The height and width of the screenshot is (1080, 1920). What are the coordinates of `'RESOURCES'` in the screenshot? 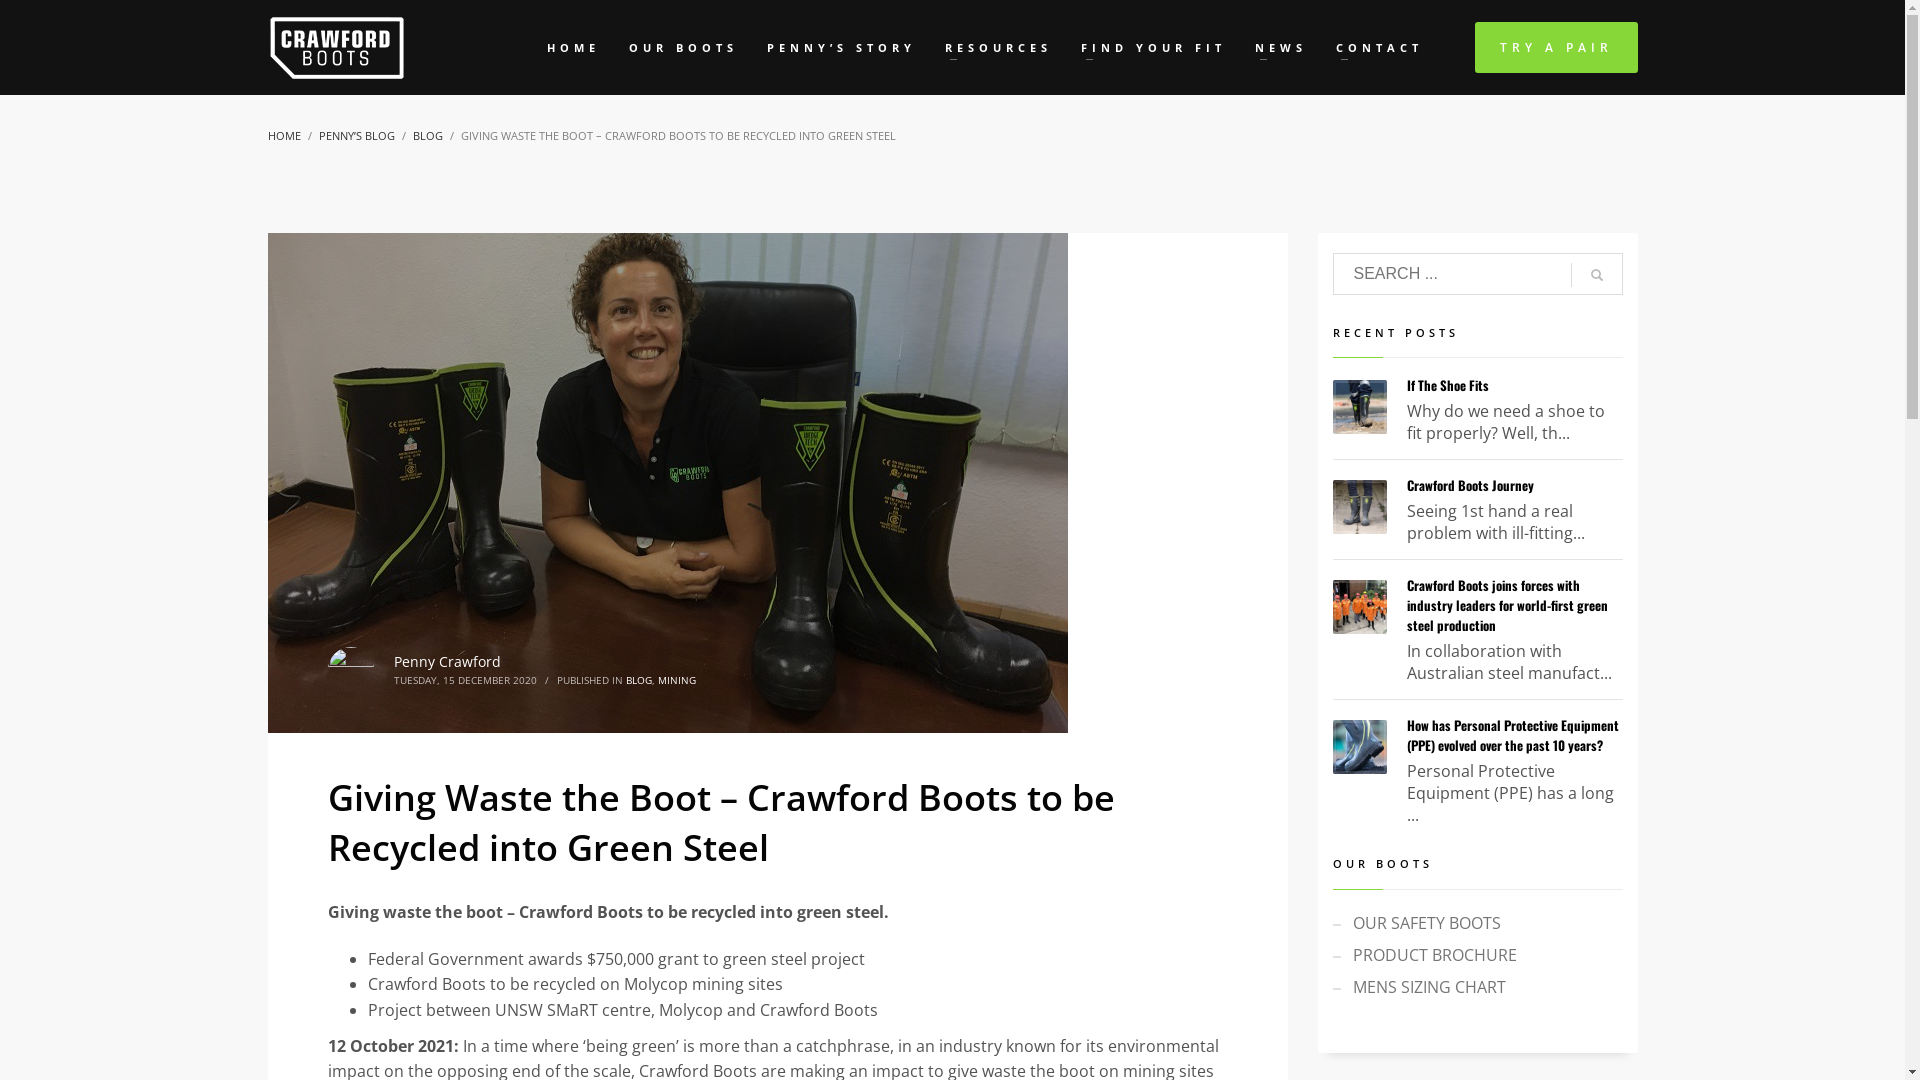 It's located at (997, 45).